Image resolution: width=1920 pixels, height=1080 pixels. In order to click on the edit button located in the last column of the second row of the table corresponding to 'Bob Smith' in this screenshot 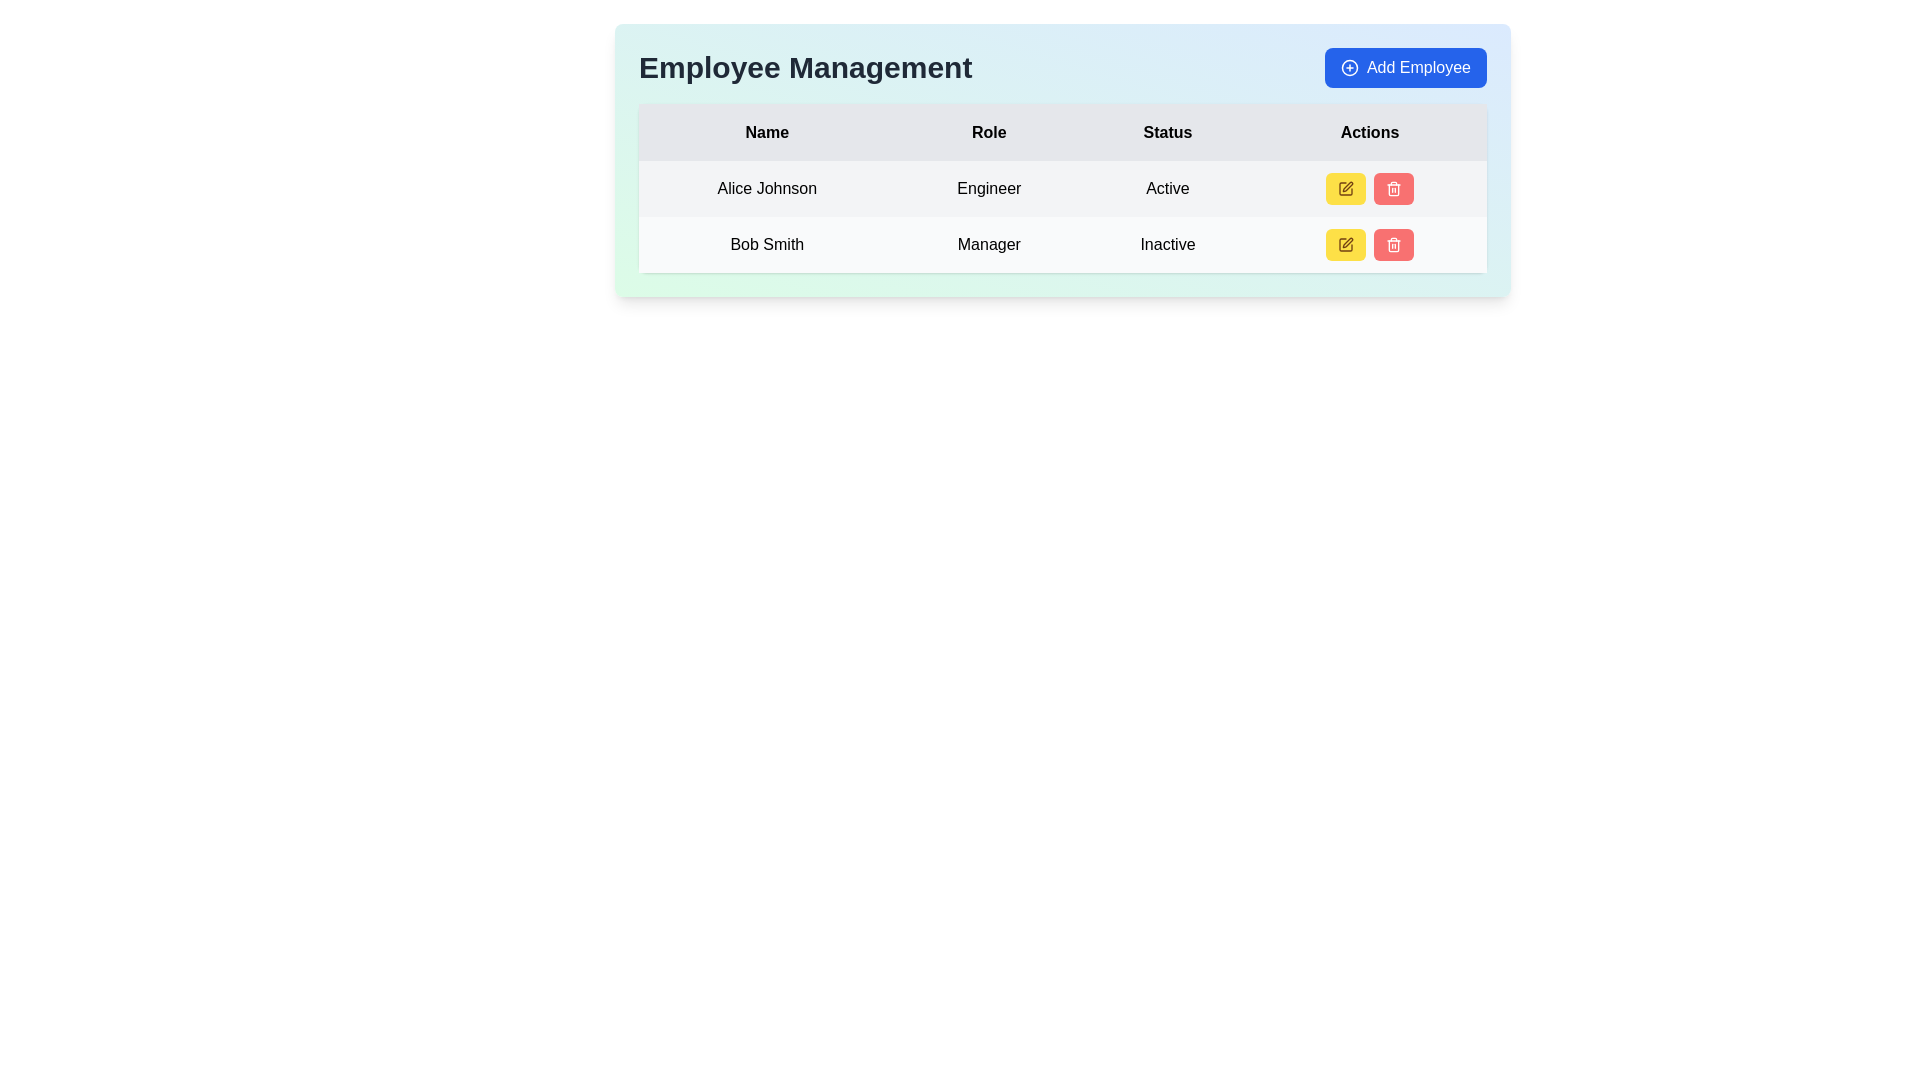, I will do `click(1368, 244)`.